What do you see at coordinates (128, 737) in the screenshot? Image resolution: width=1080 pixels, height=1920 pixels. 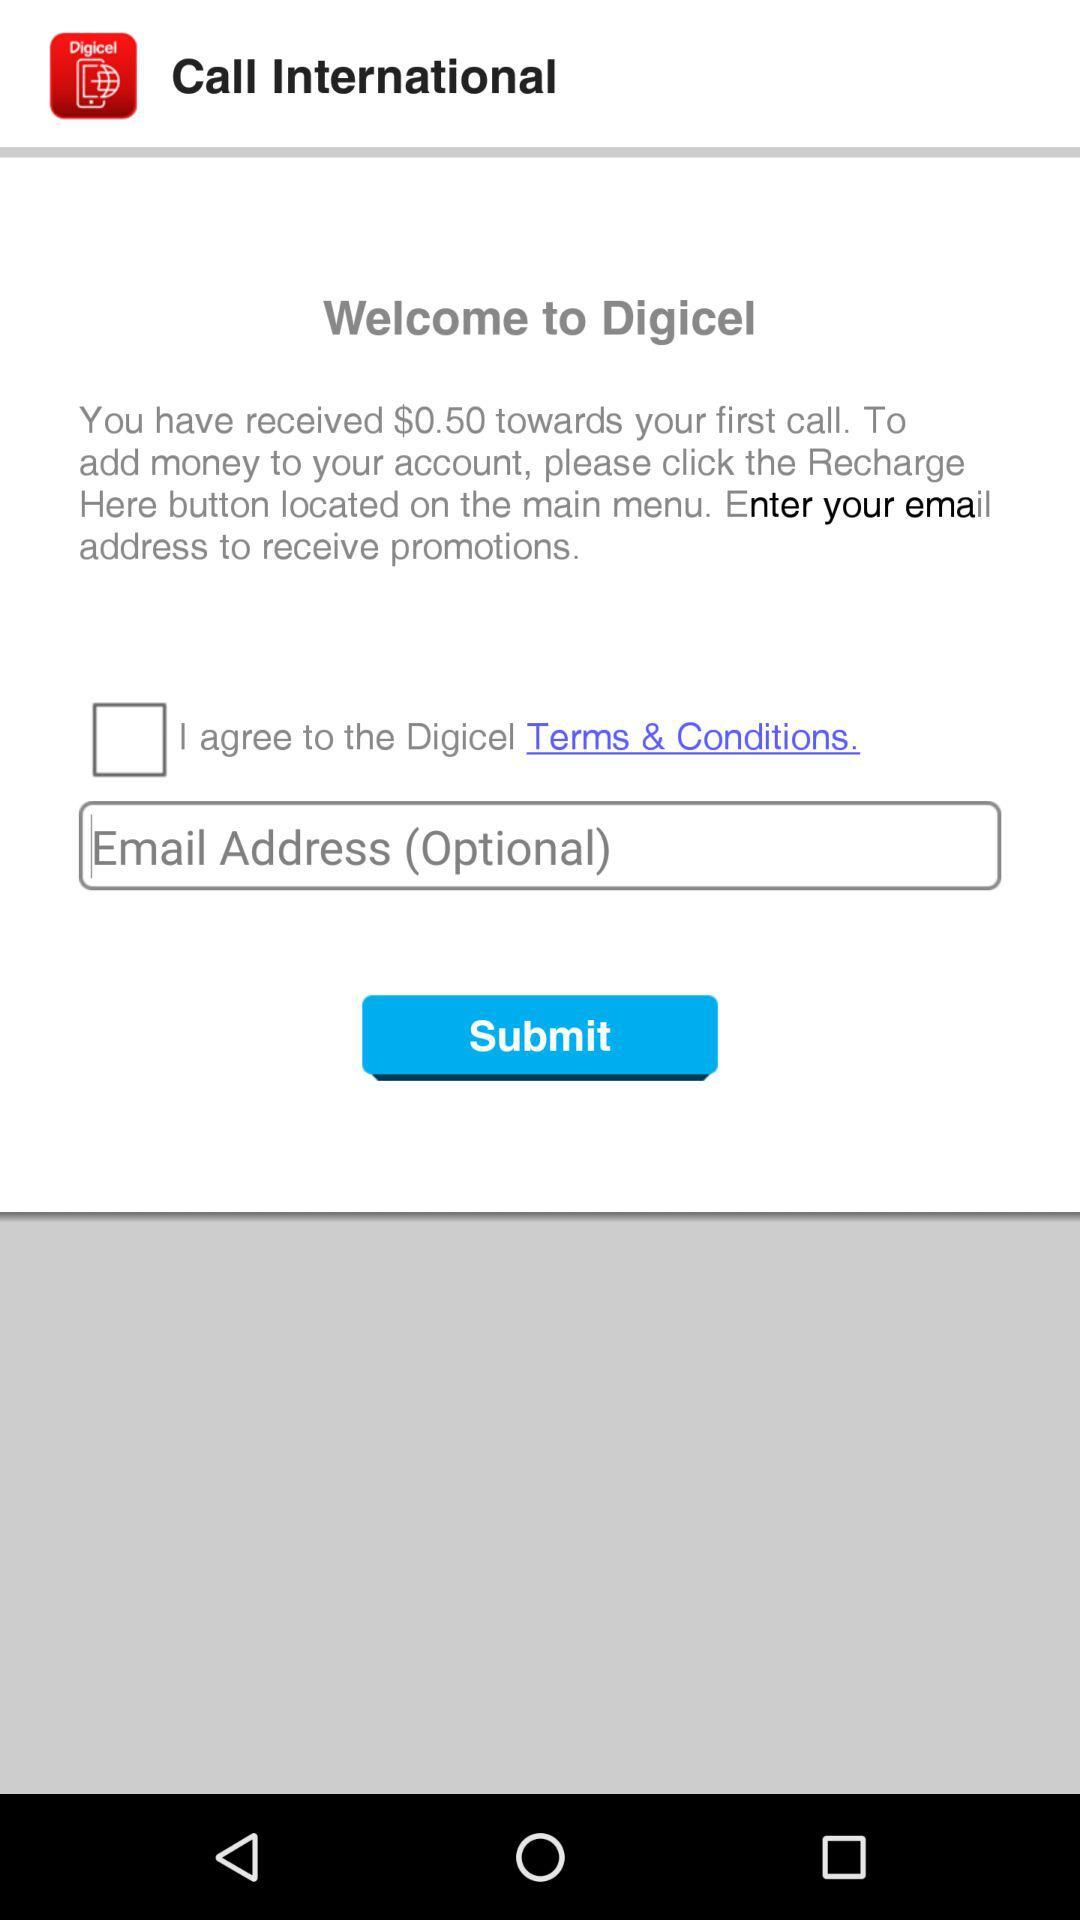 I see `check this box` at bounding box center [128, 737].